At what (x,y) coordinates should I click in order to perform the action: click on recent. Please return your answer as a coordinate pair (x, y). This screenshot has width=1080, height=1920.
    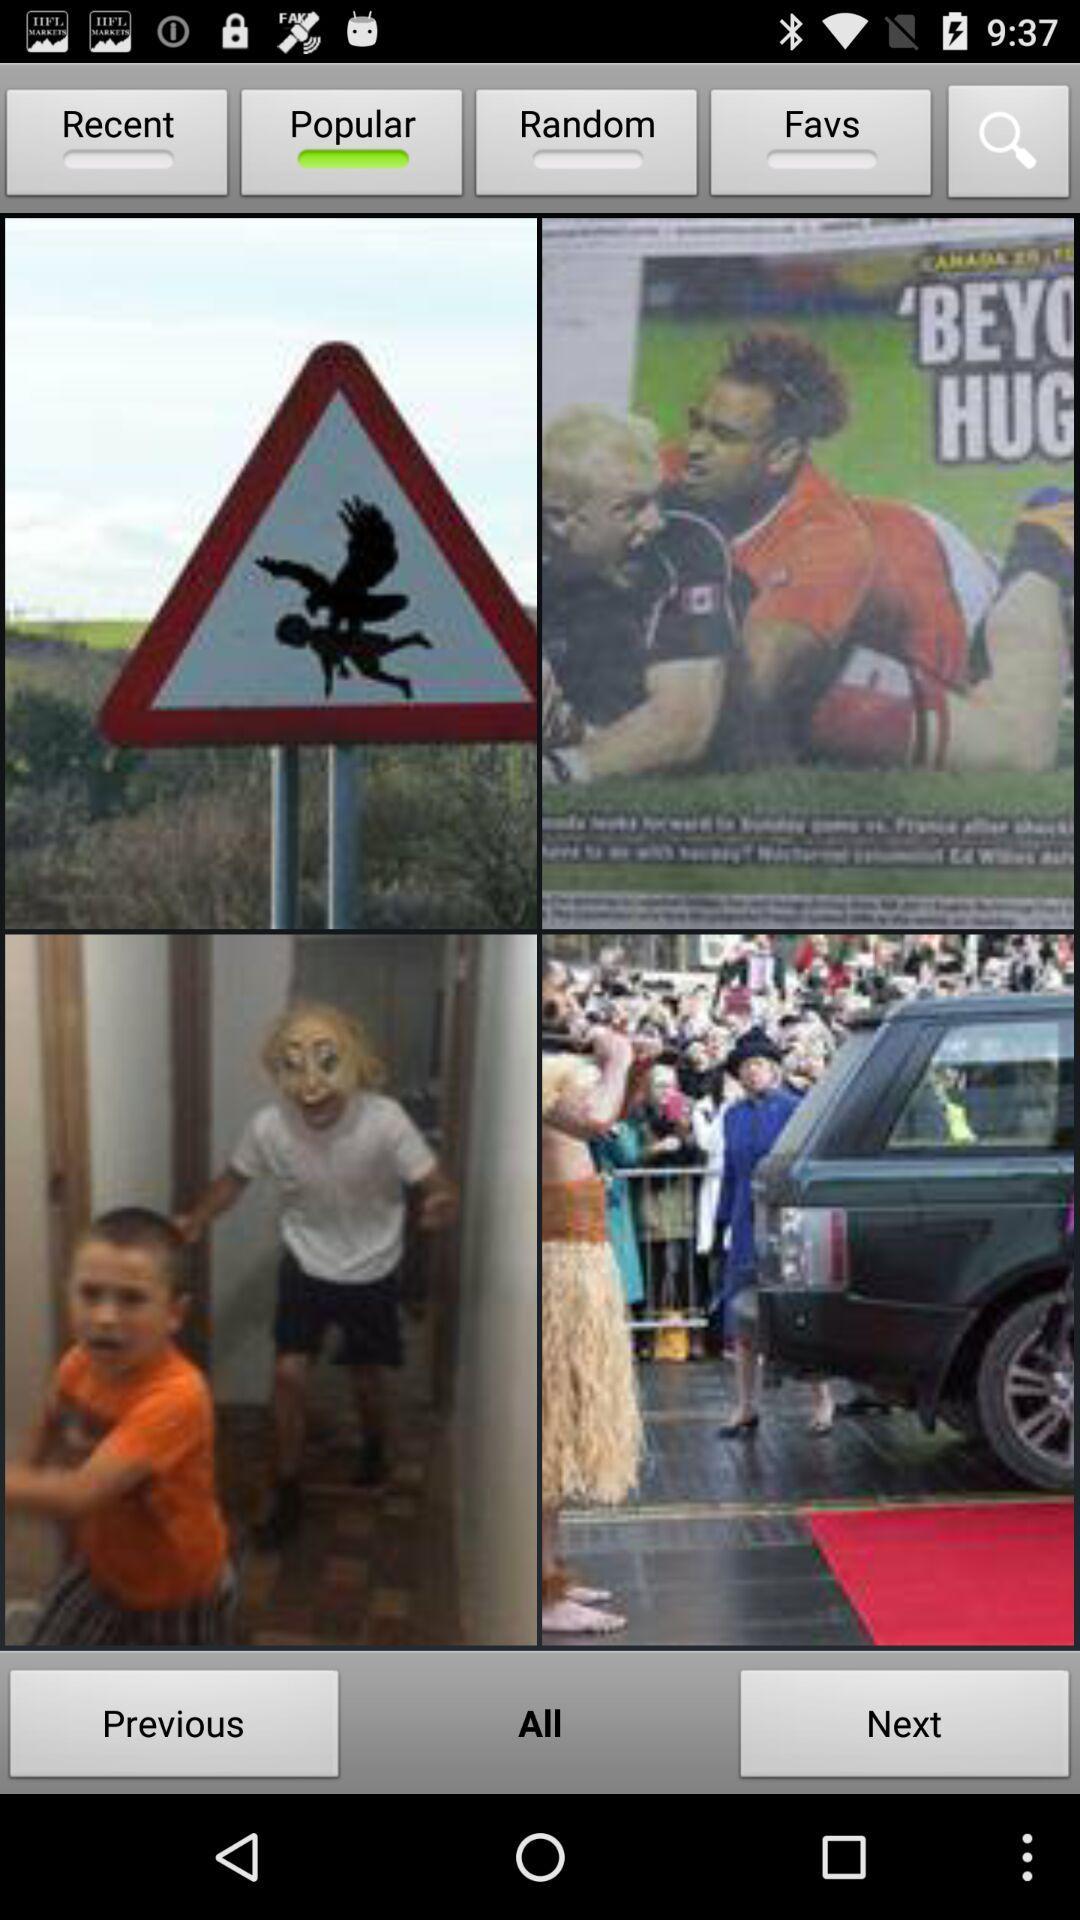
    Looking at the image, I should click on (117, 146).